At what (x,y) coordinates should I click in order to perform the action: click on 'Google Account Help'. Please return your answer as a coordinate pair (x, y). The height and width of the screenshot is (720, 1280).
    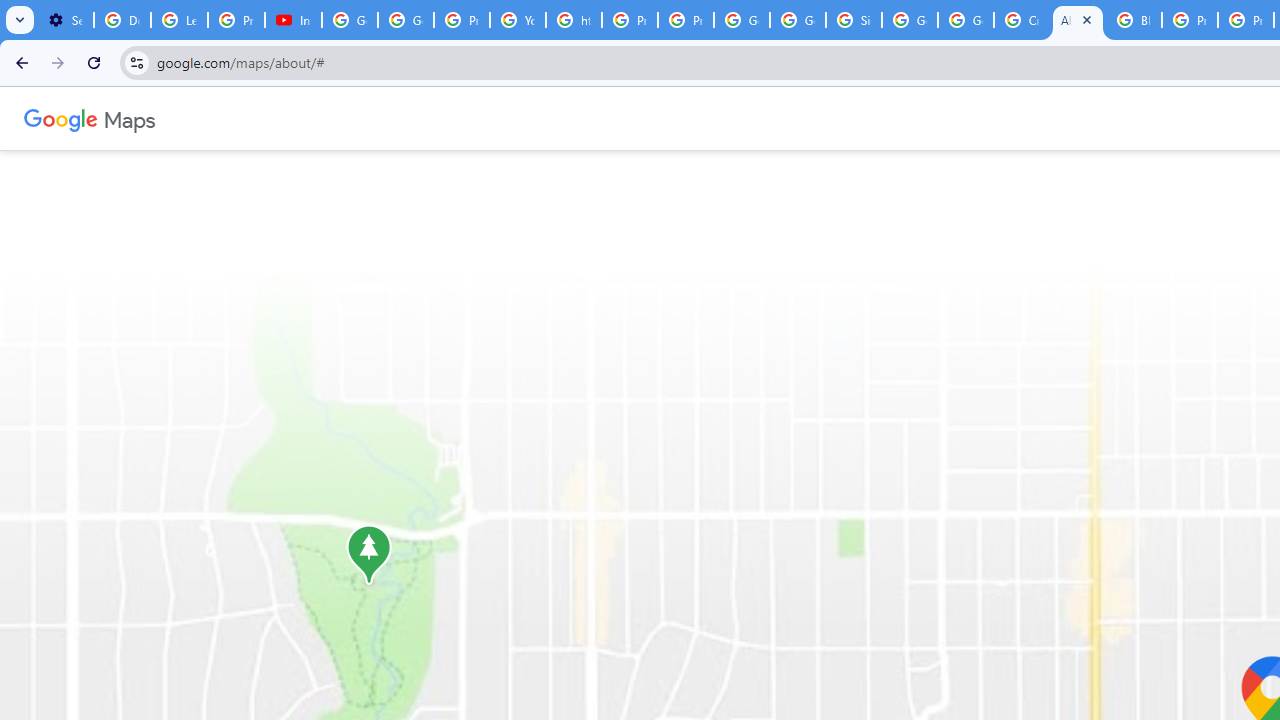
    Looking at the image, I should click on (350, 20).